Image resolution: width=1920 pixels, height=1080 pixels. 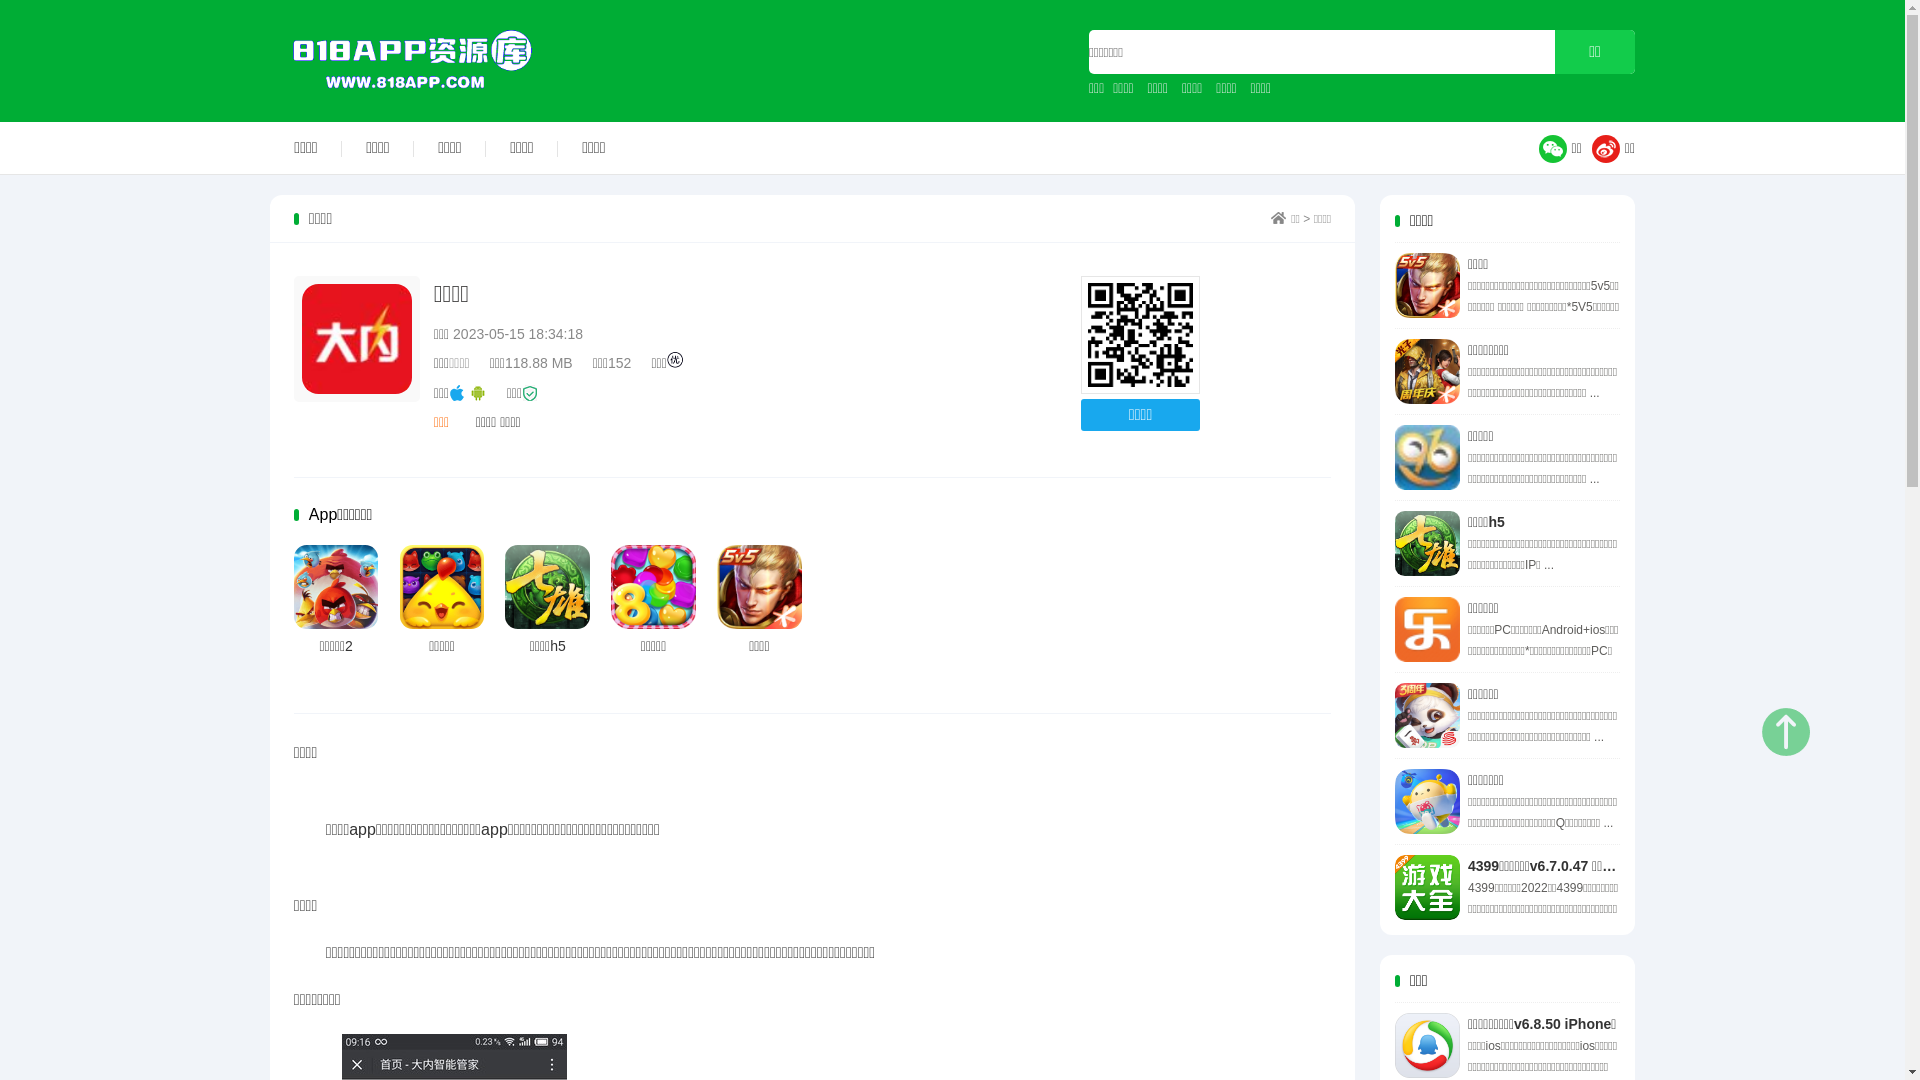 I want to click on 'http://www.818app.com', so click(x=1140, y=334).